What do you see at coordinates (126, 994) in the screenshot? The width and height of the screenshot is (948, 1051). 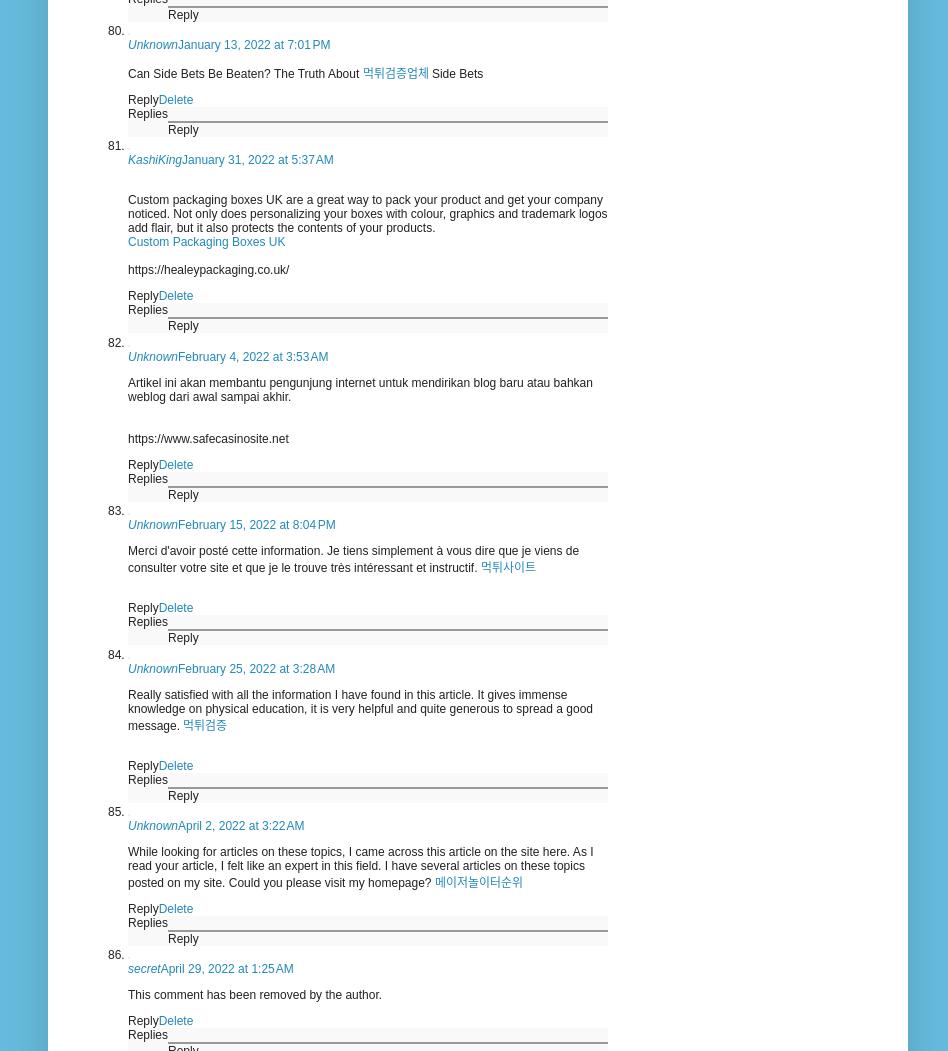 I see `'This comment has been removed by the author.'` at bounding box center [126, 994].